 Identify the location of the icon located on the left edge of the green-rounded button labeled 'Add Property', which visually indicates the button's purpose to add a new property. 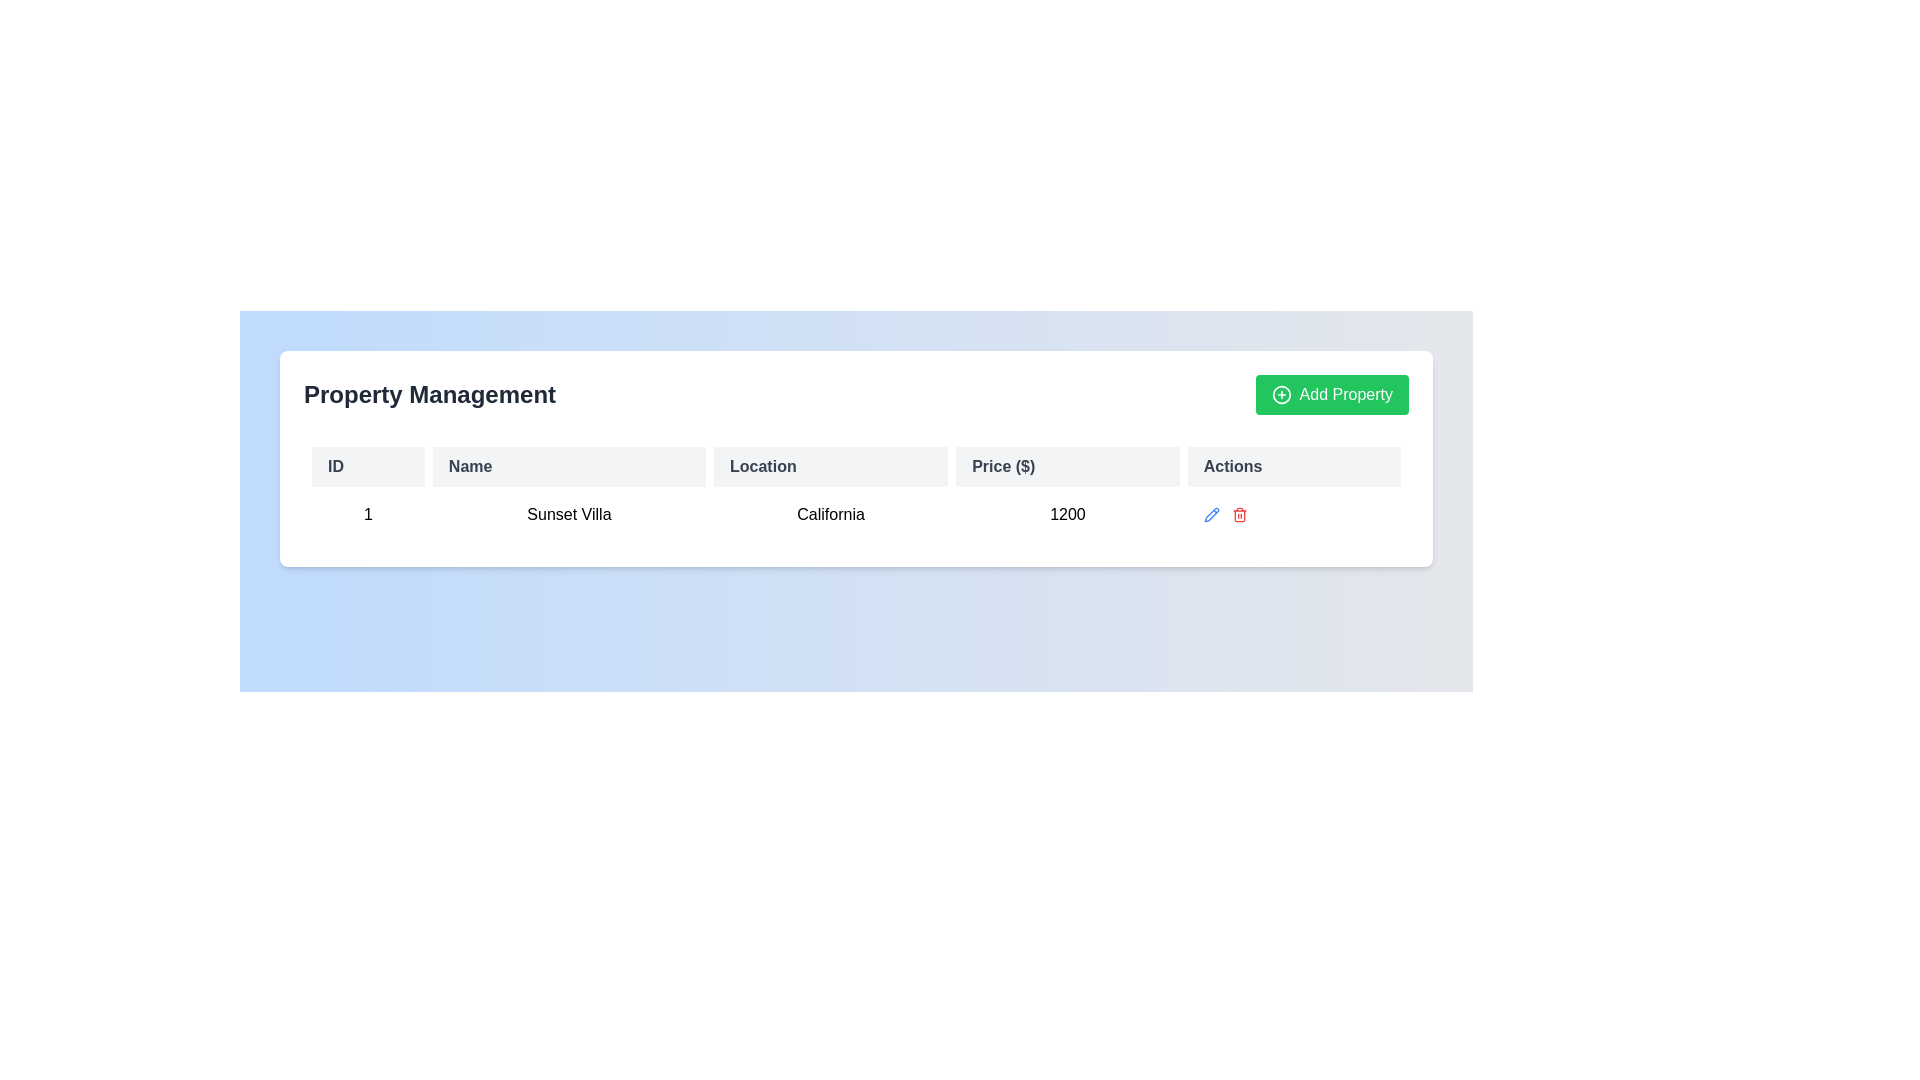
(1281, 394).